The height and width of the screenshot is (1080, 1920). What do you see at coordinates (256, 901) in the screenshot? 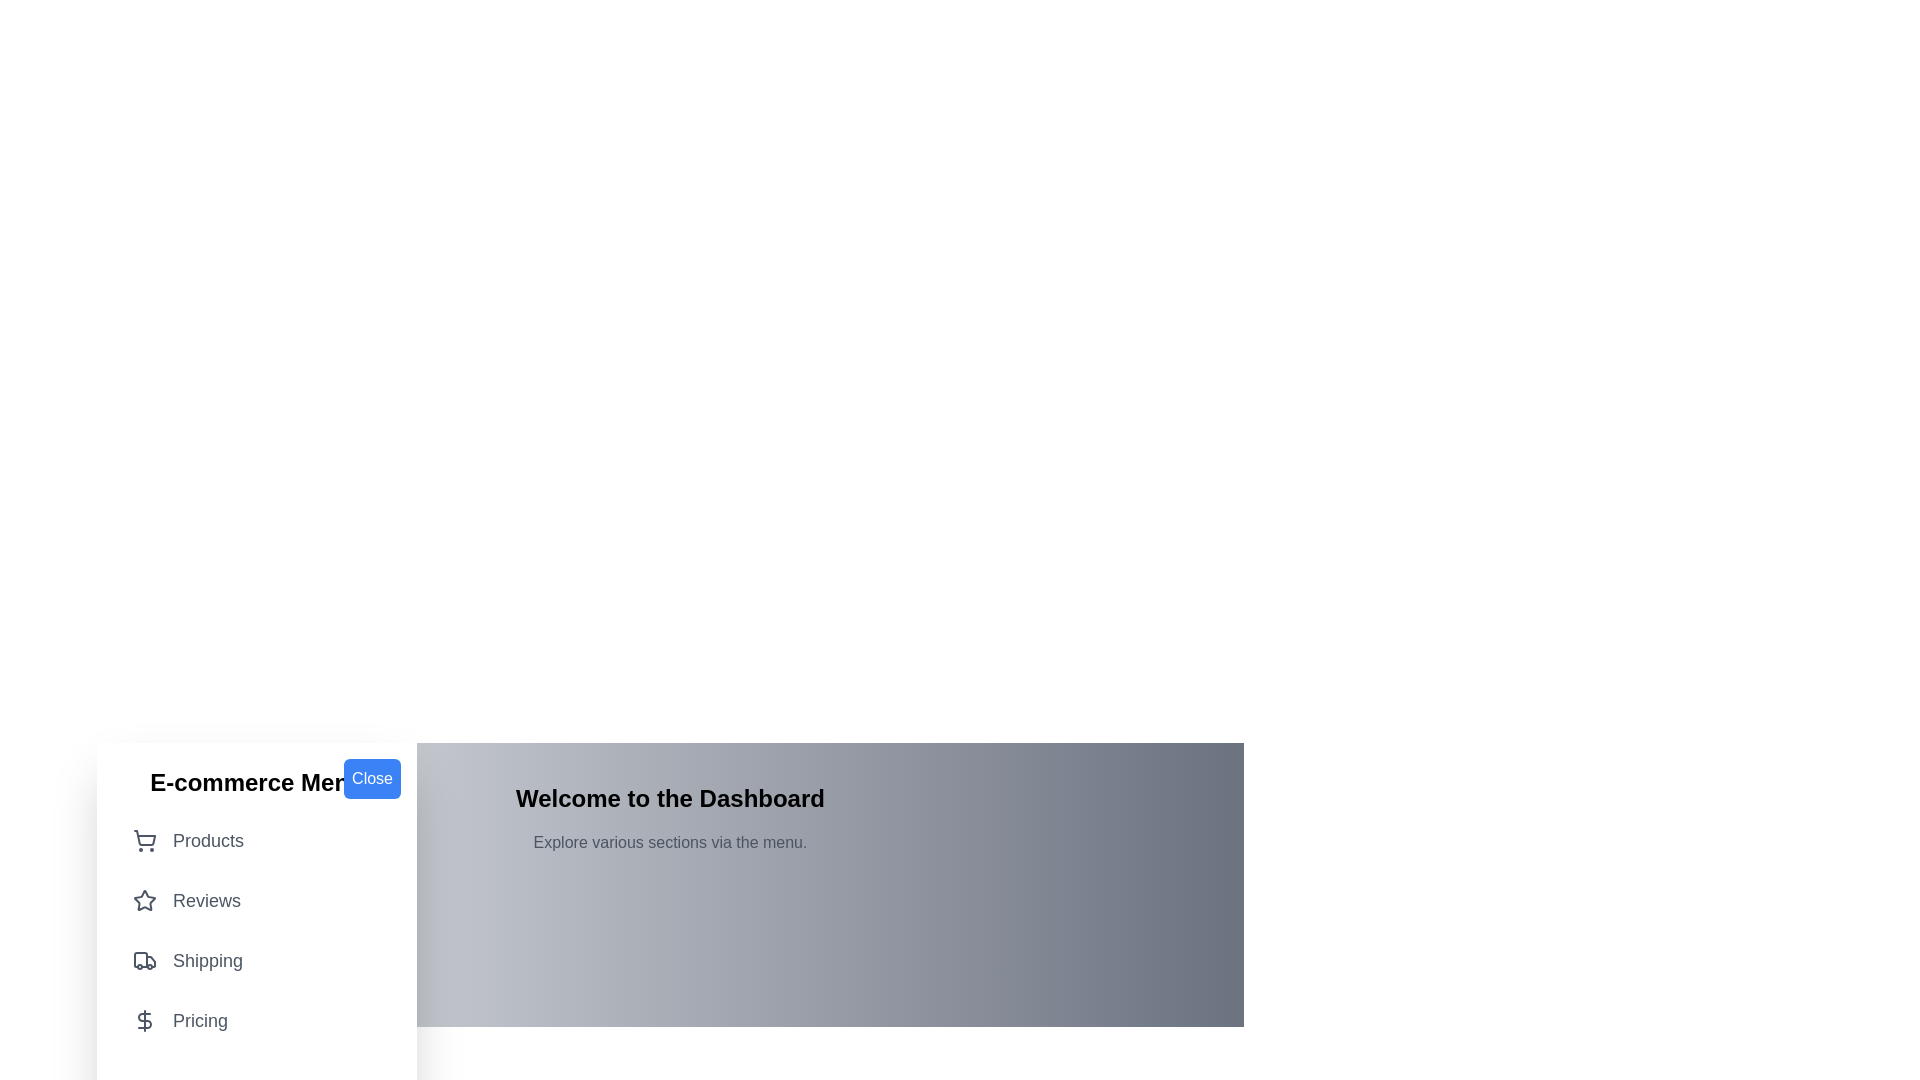
I see `the menu item Reviews` at bounding box center [256, 901].